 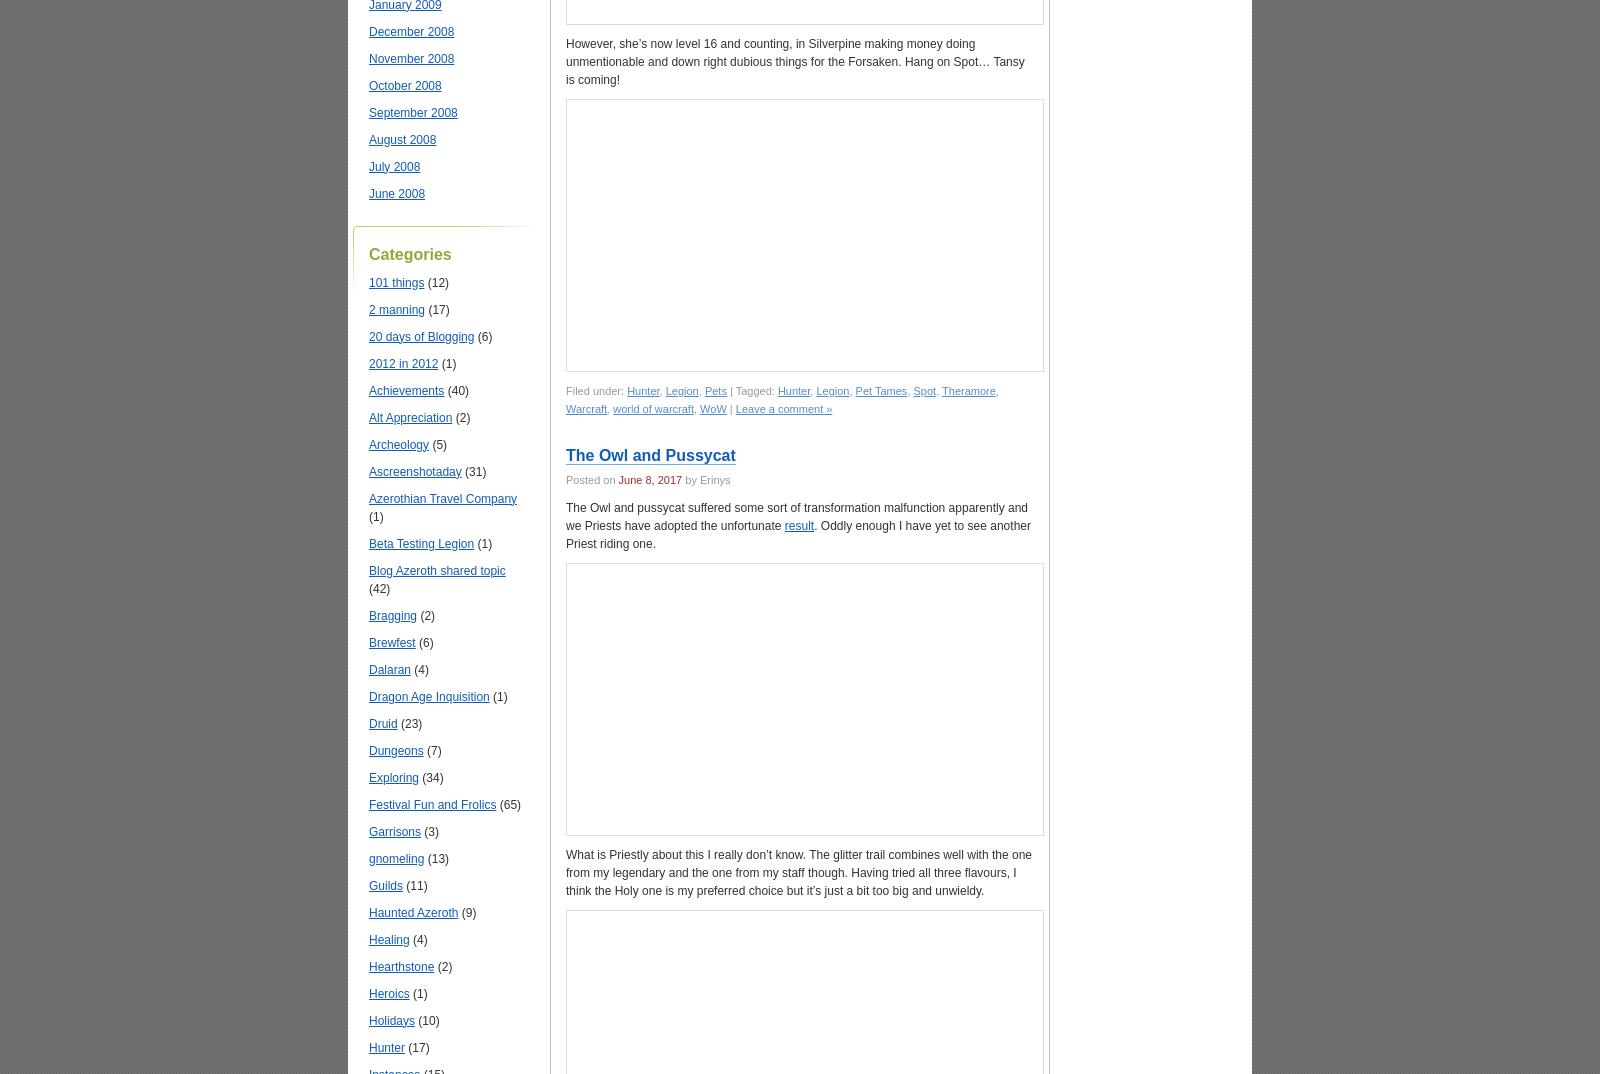 What do you see at coordinates (368, 417) in the screenshot?
I see `'Alt Appreciation'` at bounding box center [368, 417].